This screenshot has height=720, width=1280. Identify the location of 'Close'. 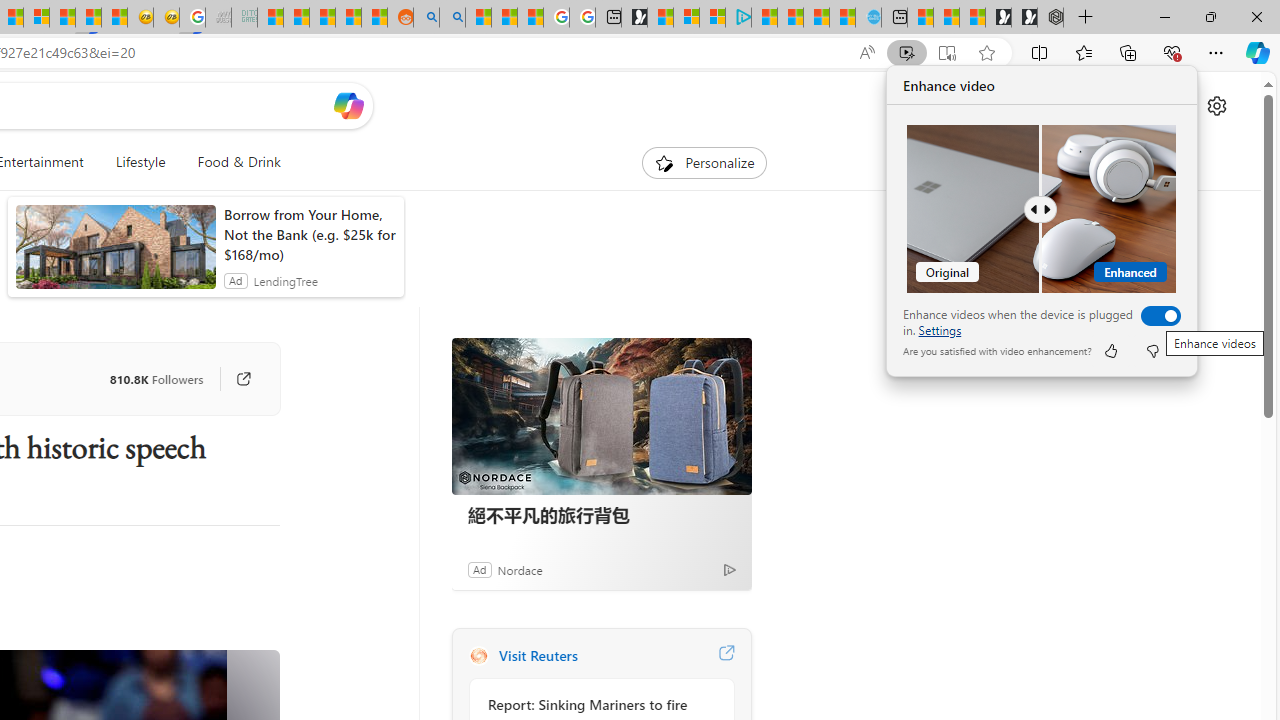
(1255, 16).